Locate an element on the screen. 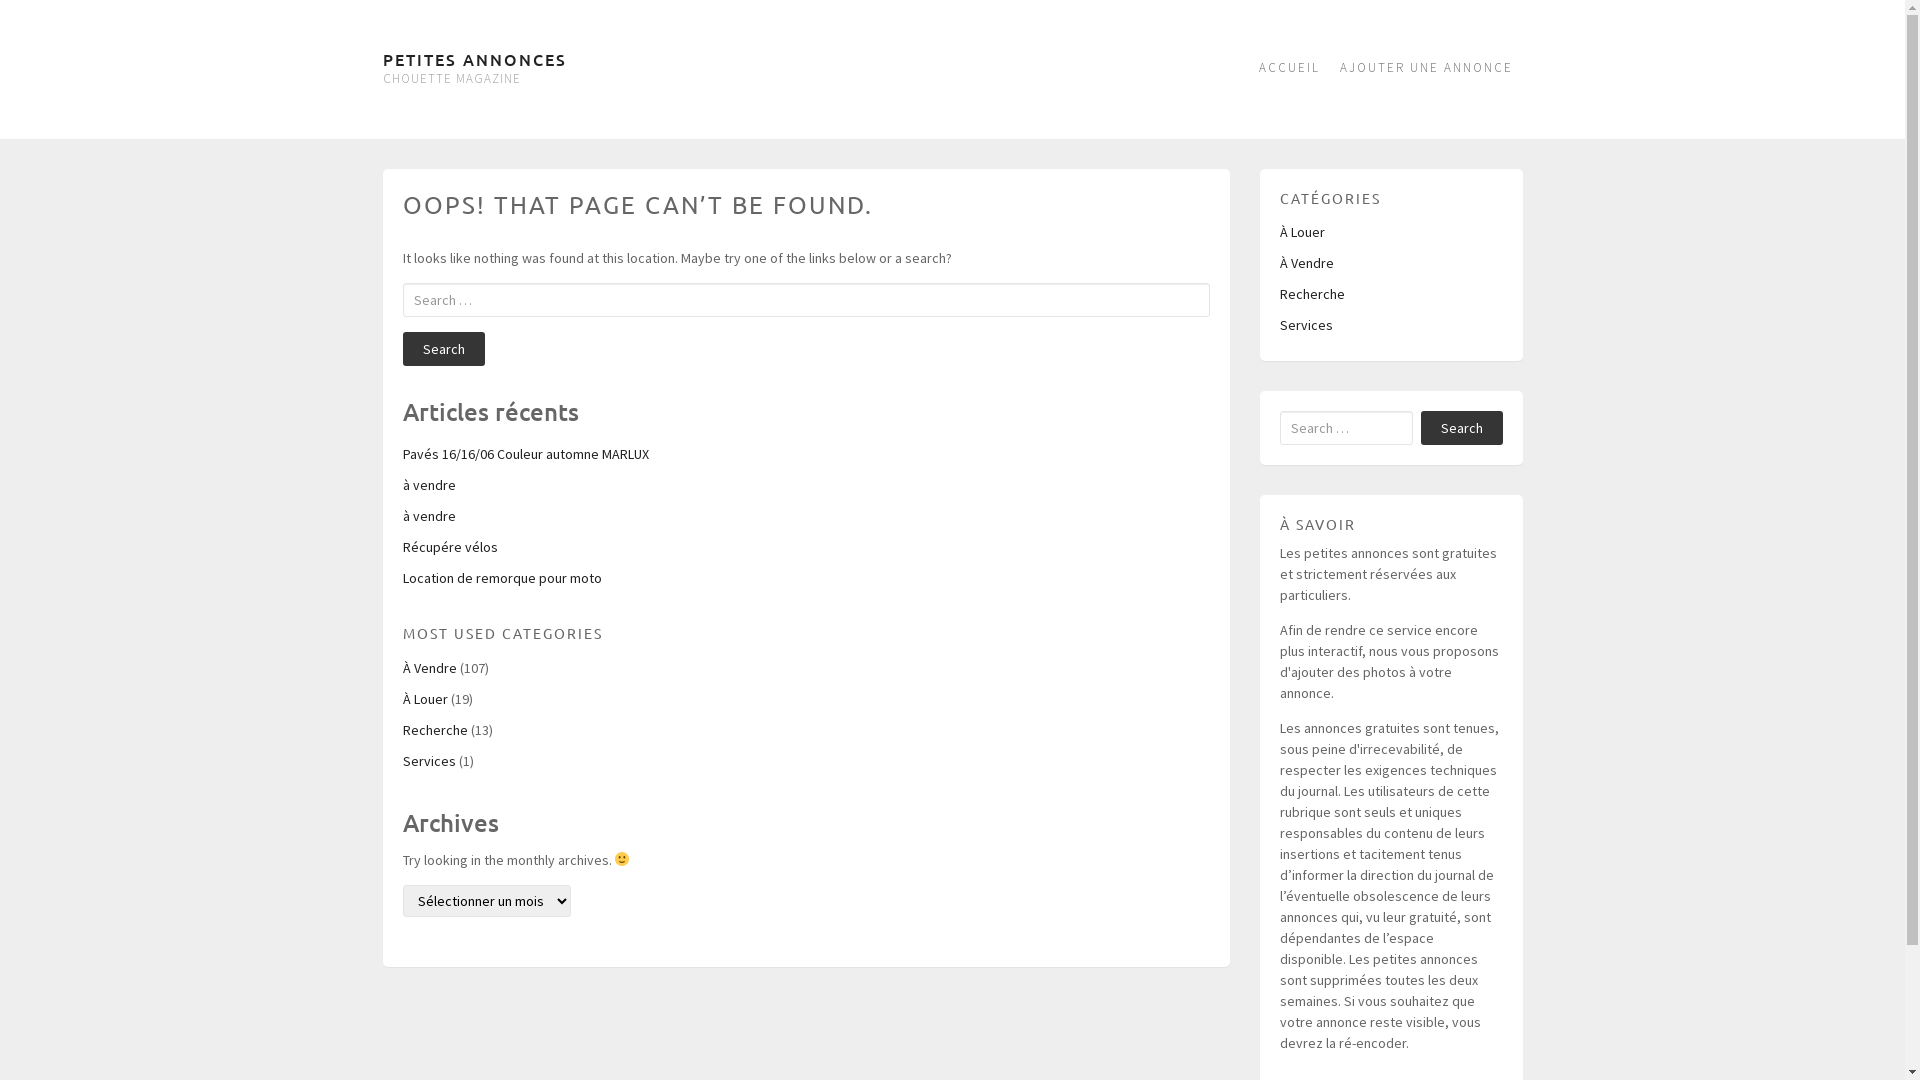 The height and width of the screenshot is (1080, 1920). 'PETITES ANNONCES' is located at coordinates (473, 57).